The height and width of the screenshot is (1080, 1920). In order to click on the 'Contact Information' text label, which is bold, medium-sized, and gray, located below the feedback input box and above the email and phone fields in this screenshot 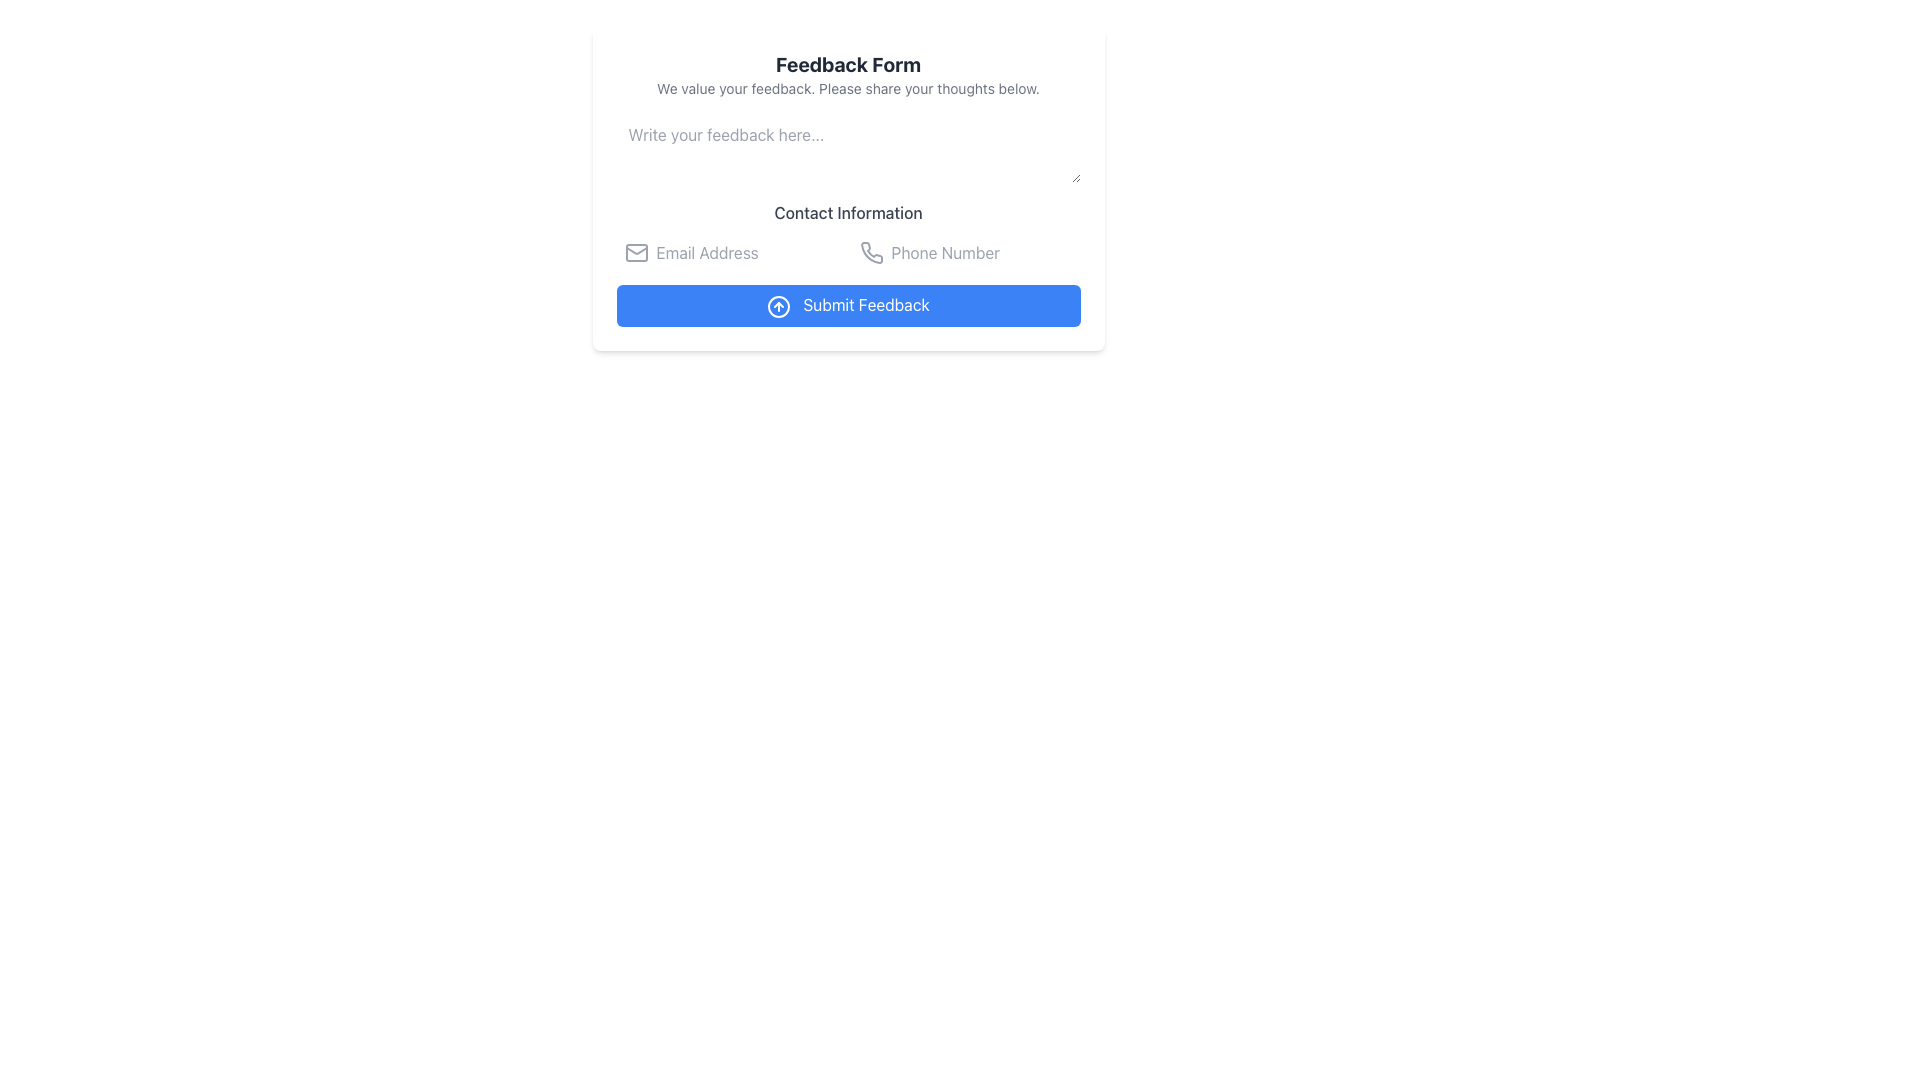, I will do `click(848, 212)`.